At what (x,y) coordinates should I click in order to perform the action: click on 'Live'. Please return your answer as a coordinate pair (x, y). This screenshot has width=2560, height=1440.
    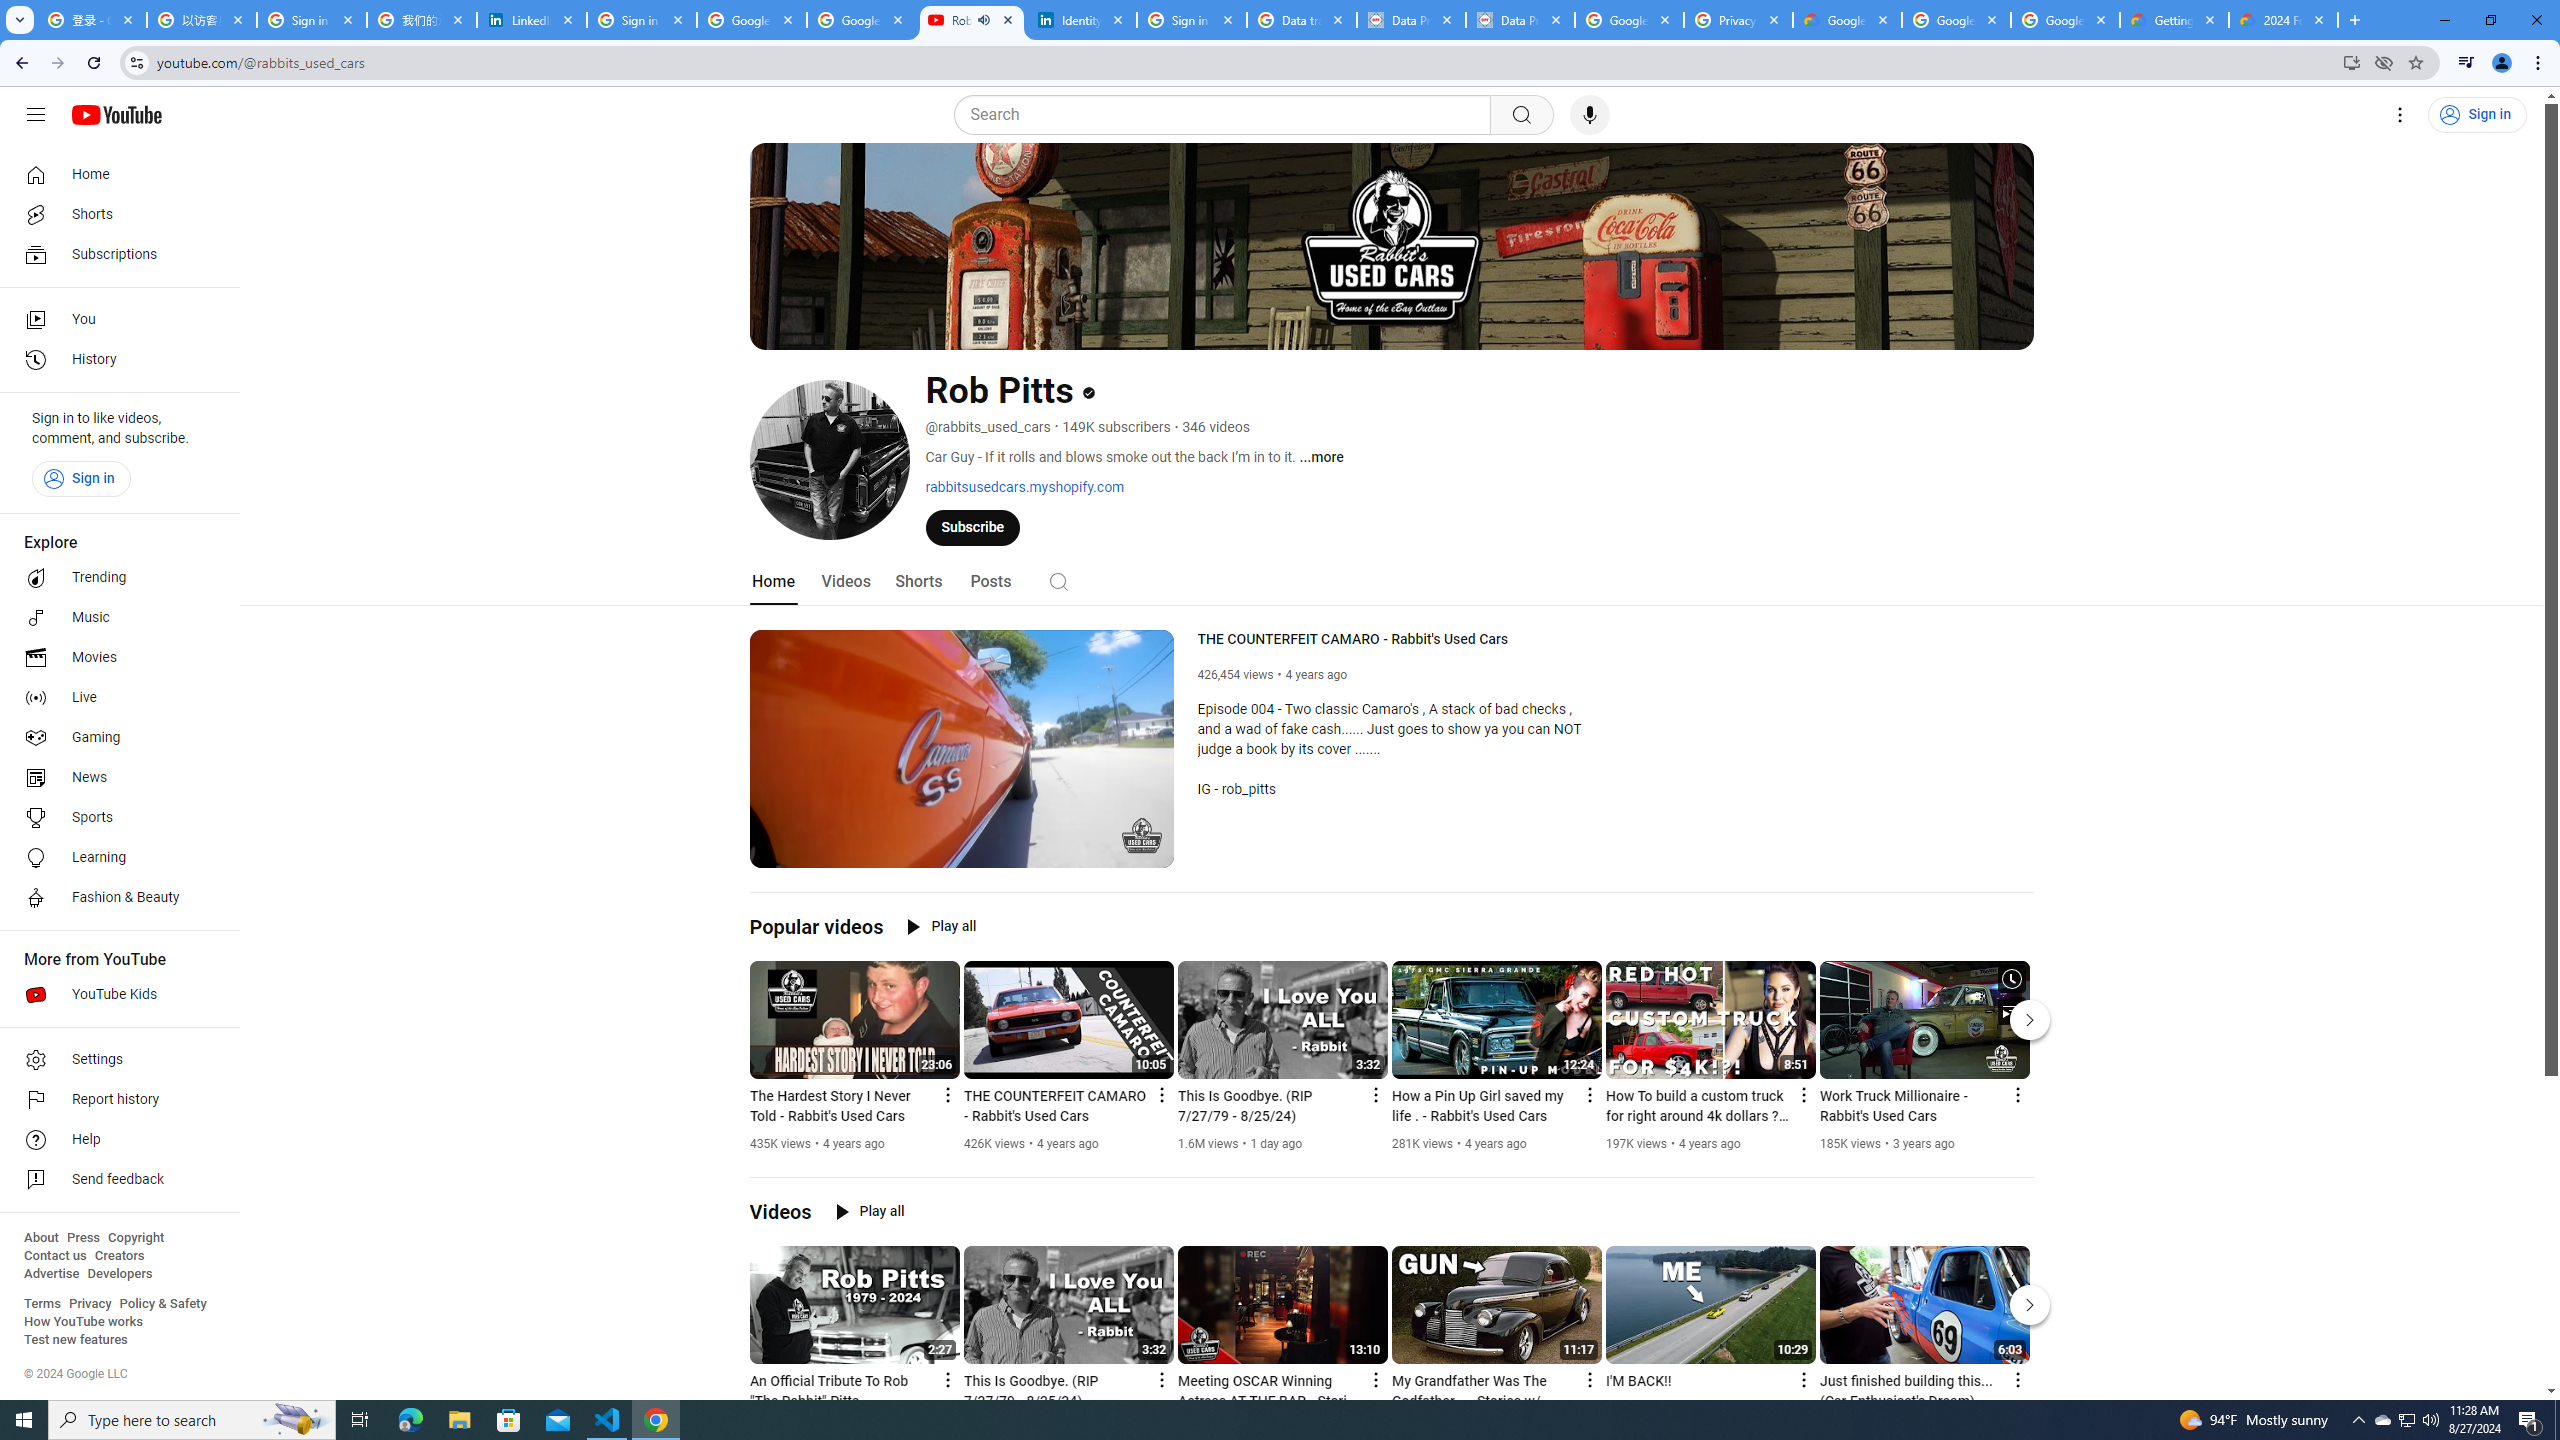
    Looking at the image, I should click on (113, 697).